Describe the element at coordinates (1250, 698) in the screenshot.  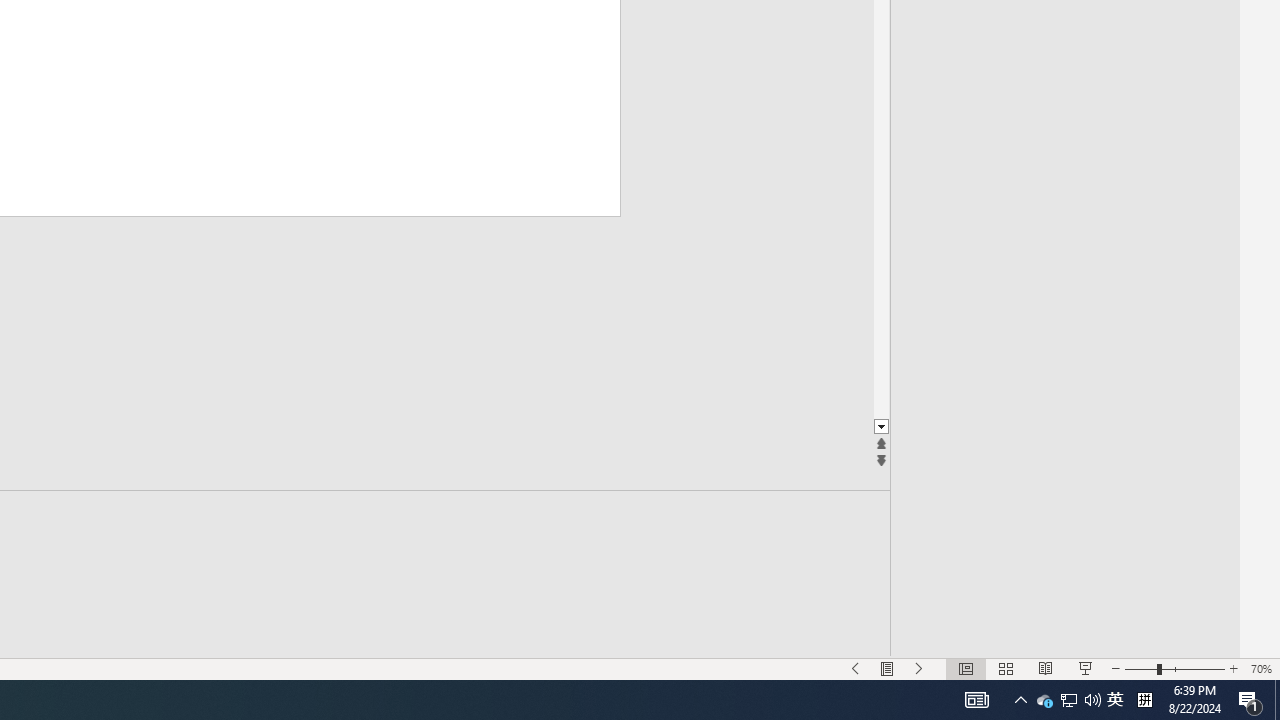
I see `'Zoom 70%'` at that location.